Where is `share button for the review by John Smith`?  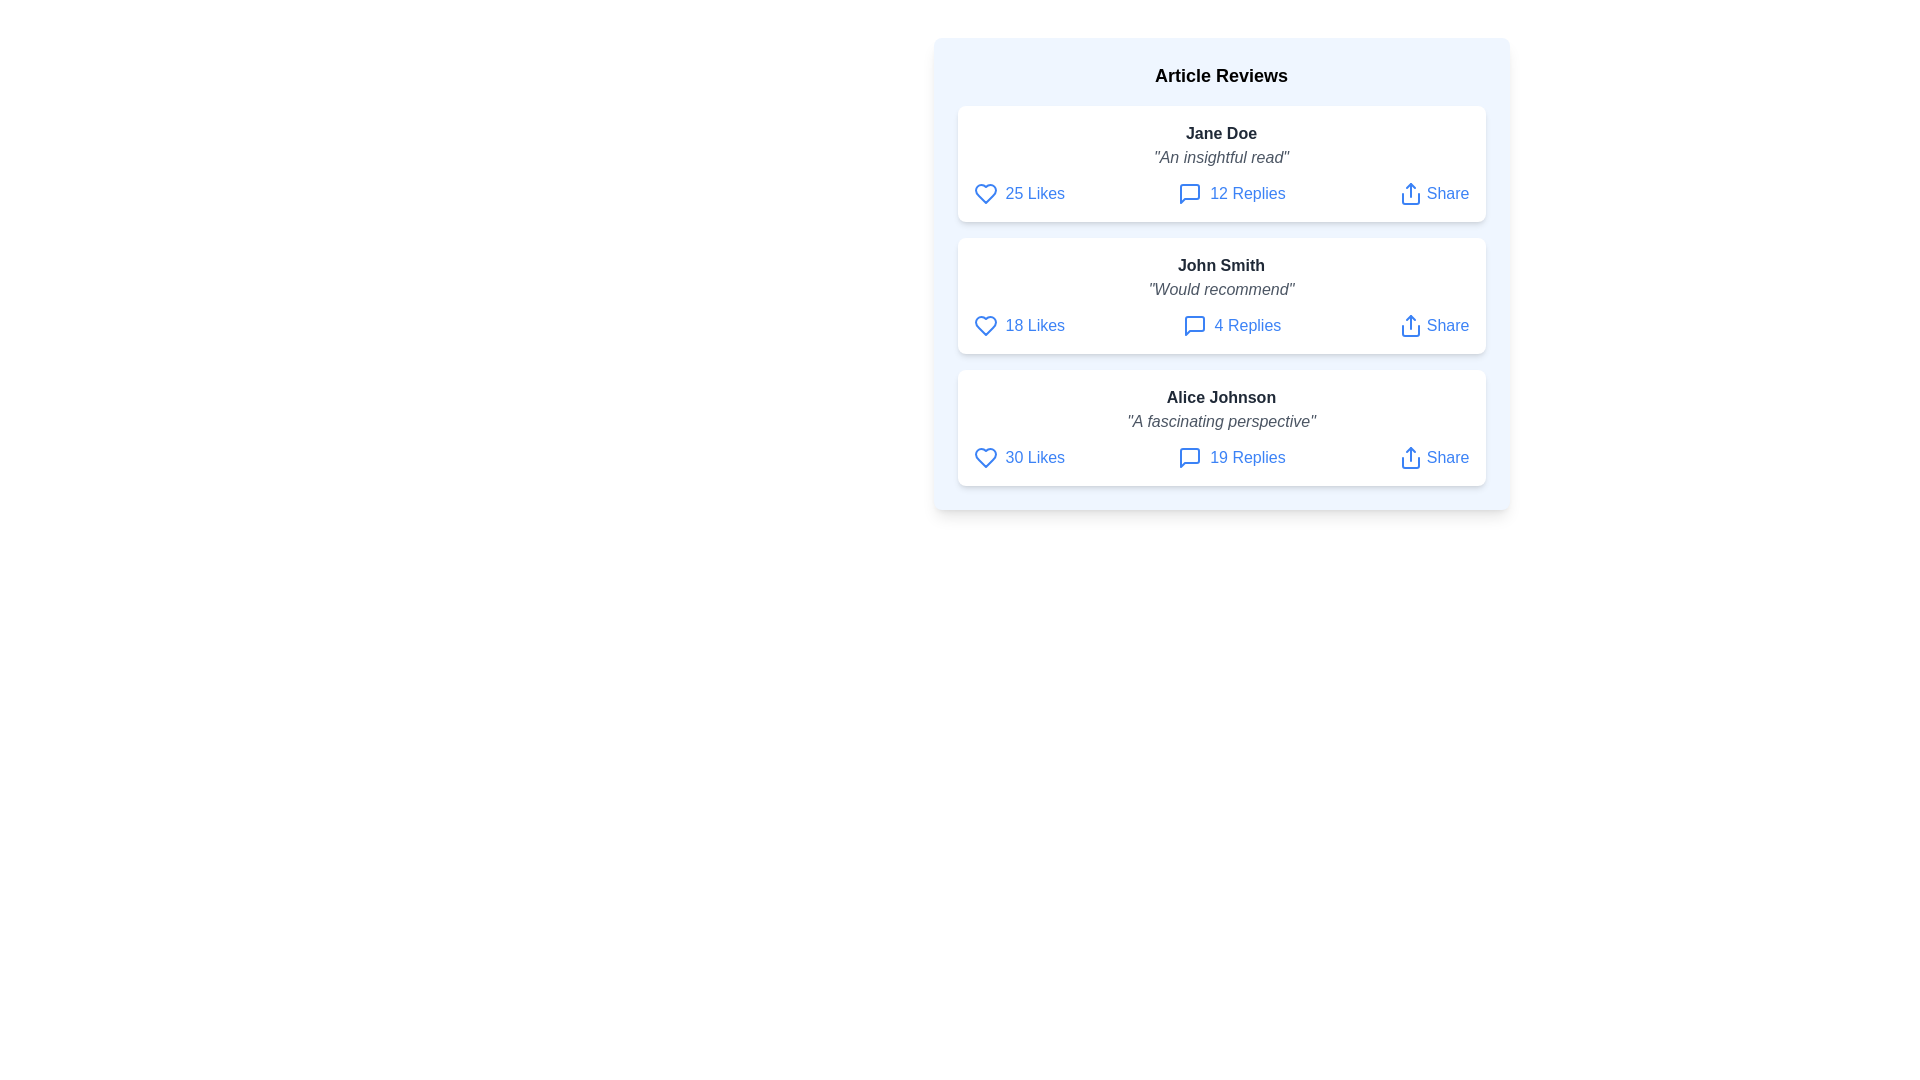 share button for the review by John Smith is located at coordinates (1433, 325).